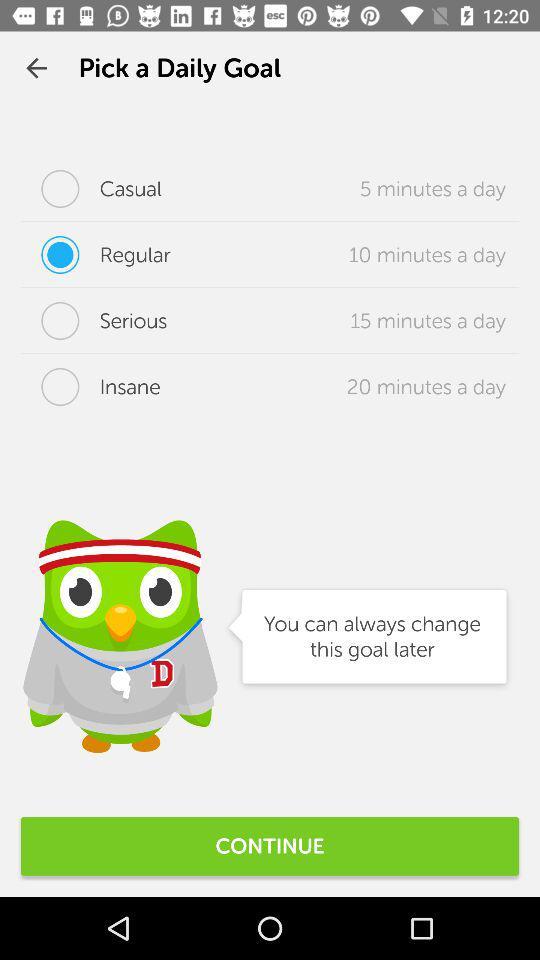 This screenshot has width=540, height=960. I want to click on app next to pick a daily icon, so click(36, 68).